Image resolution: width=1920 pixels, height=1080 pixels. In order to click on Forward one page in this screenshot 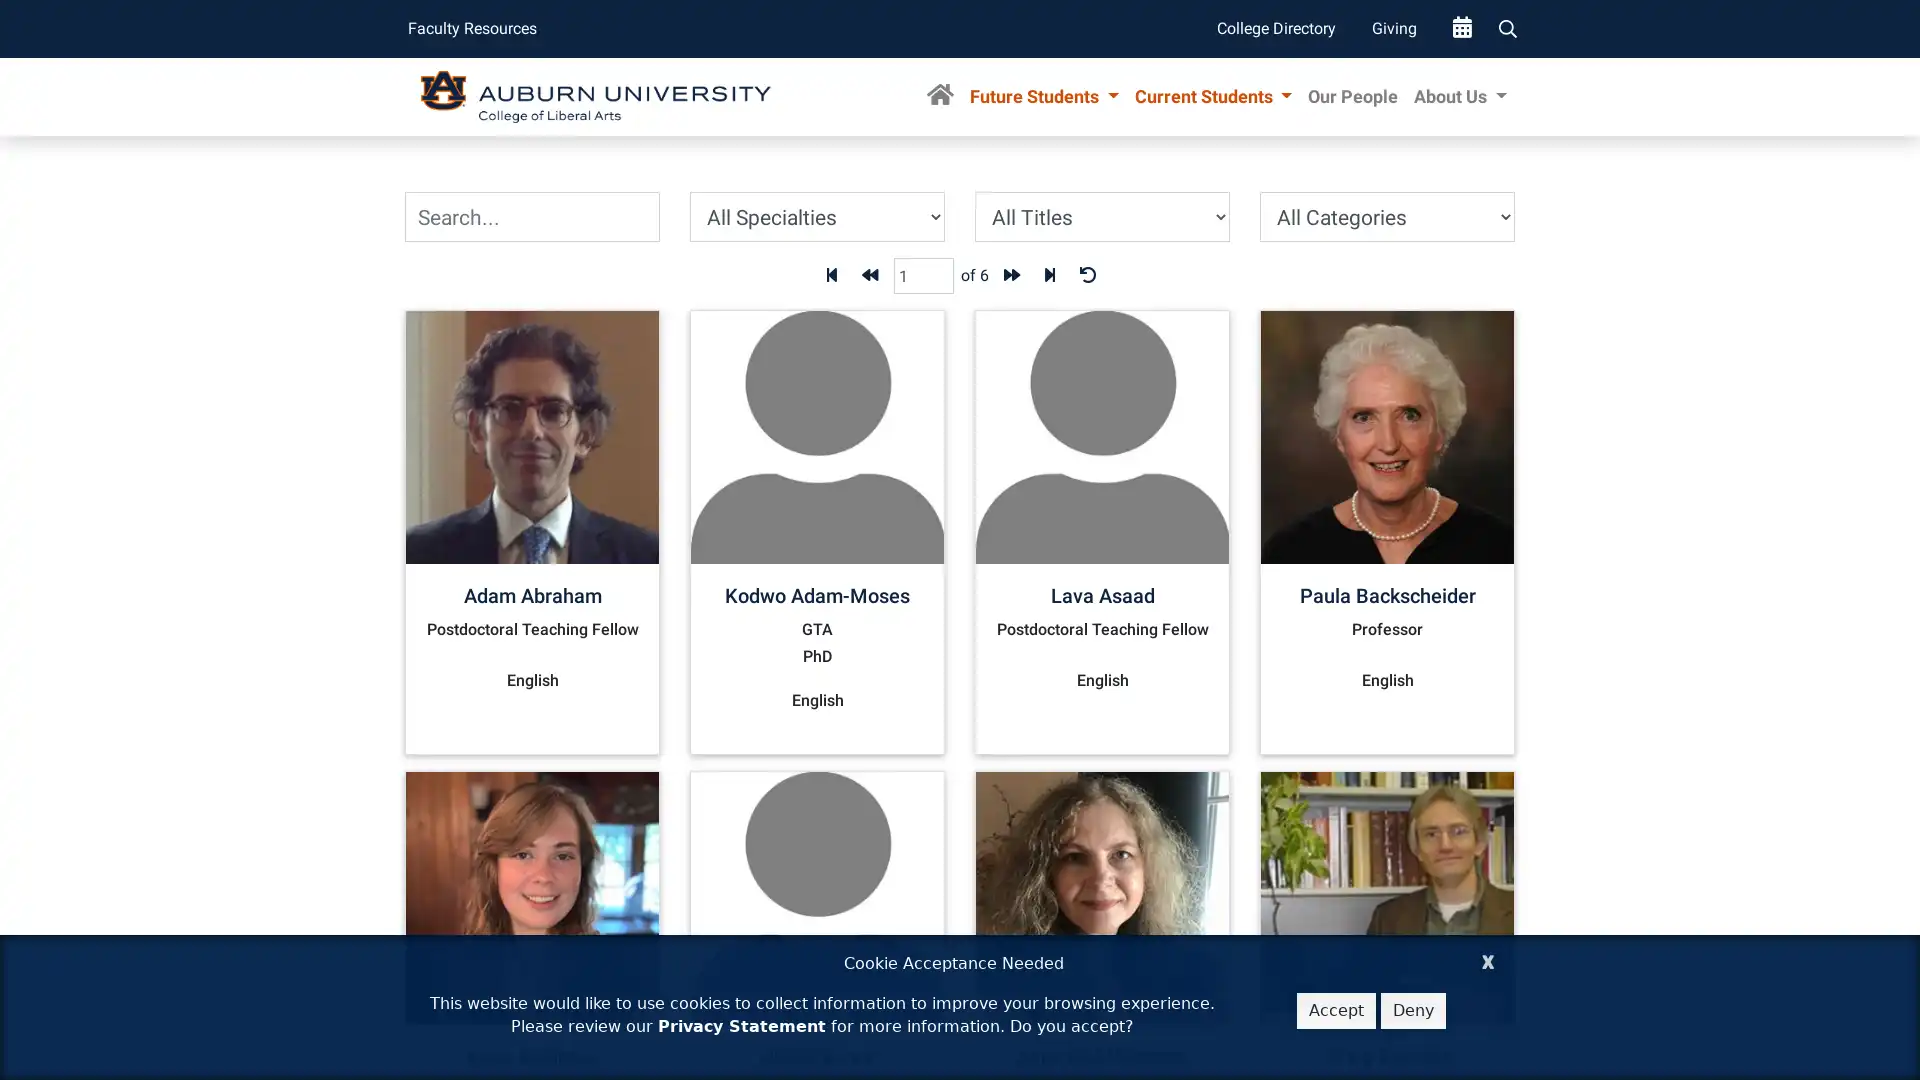, I will do `click(1011, 276)`.